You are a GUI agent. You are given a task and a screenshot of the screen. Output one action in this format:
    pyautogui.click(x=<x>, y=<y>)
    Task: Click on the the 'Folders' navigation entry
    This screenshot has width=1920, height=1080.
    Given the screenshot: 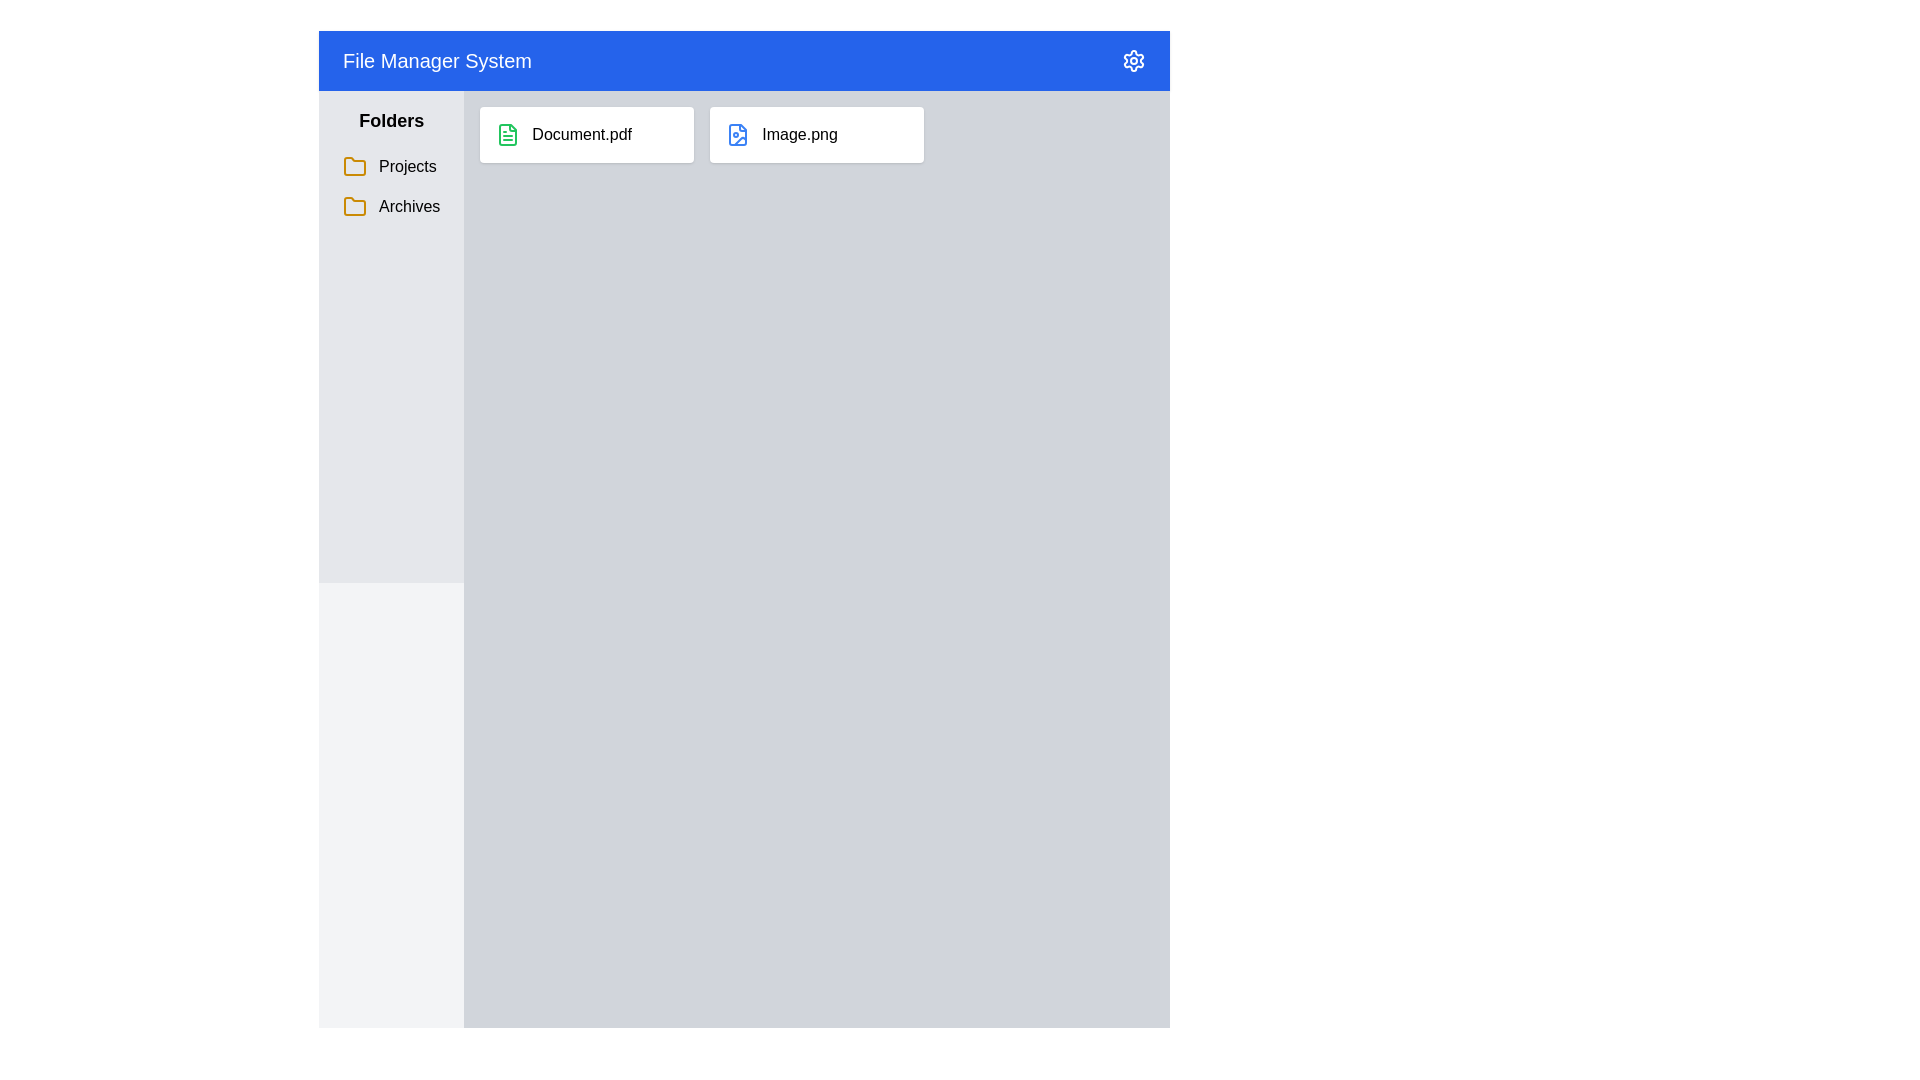 What is the action you would take?
    pyautogui.click(x=391, y=186)
    